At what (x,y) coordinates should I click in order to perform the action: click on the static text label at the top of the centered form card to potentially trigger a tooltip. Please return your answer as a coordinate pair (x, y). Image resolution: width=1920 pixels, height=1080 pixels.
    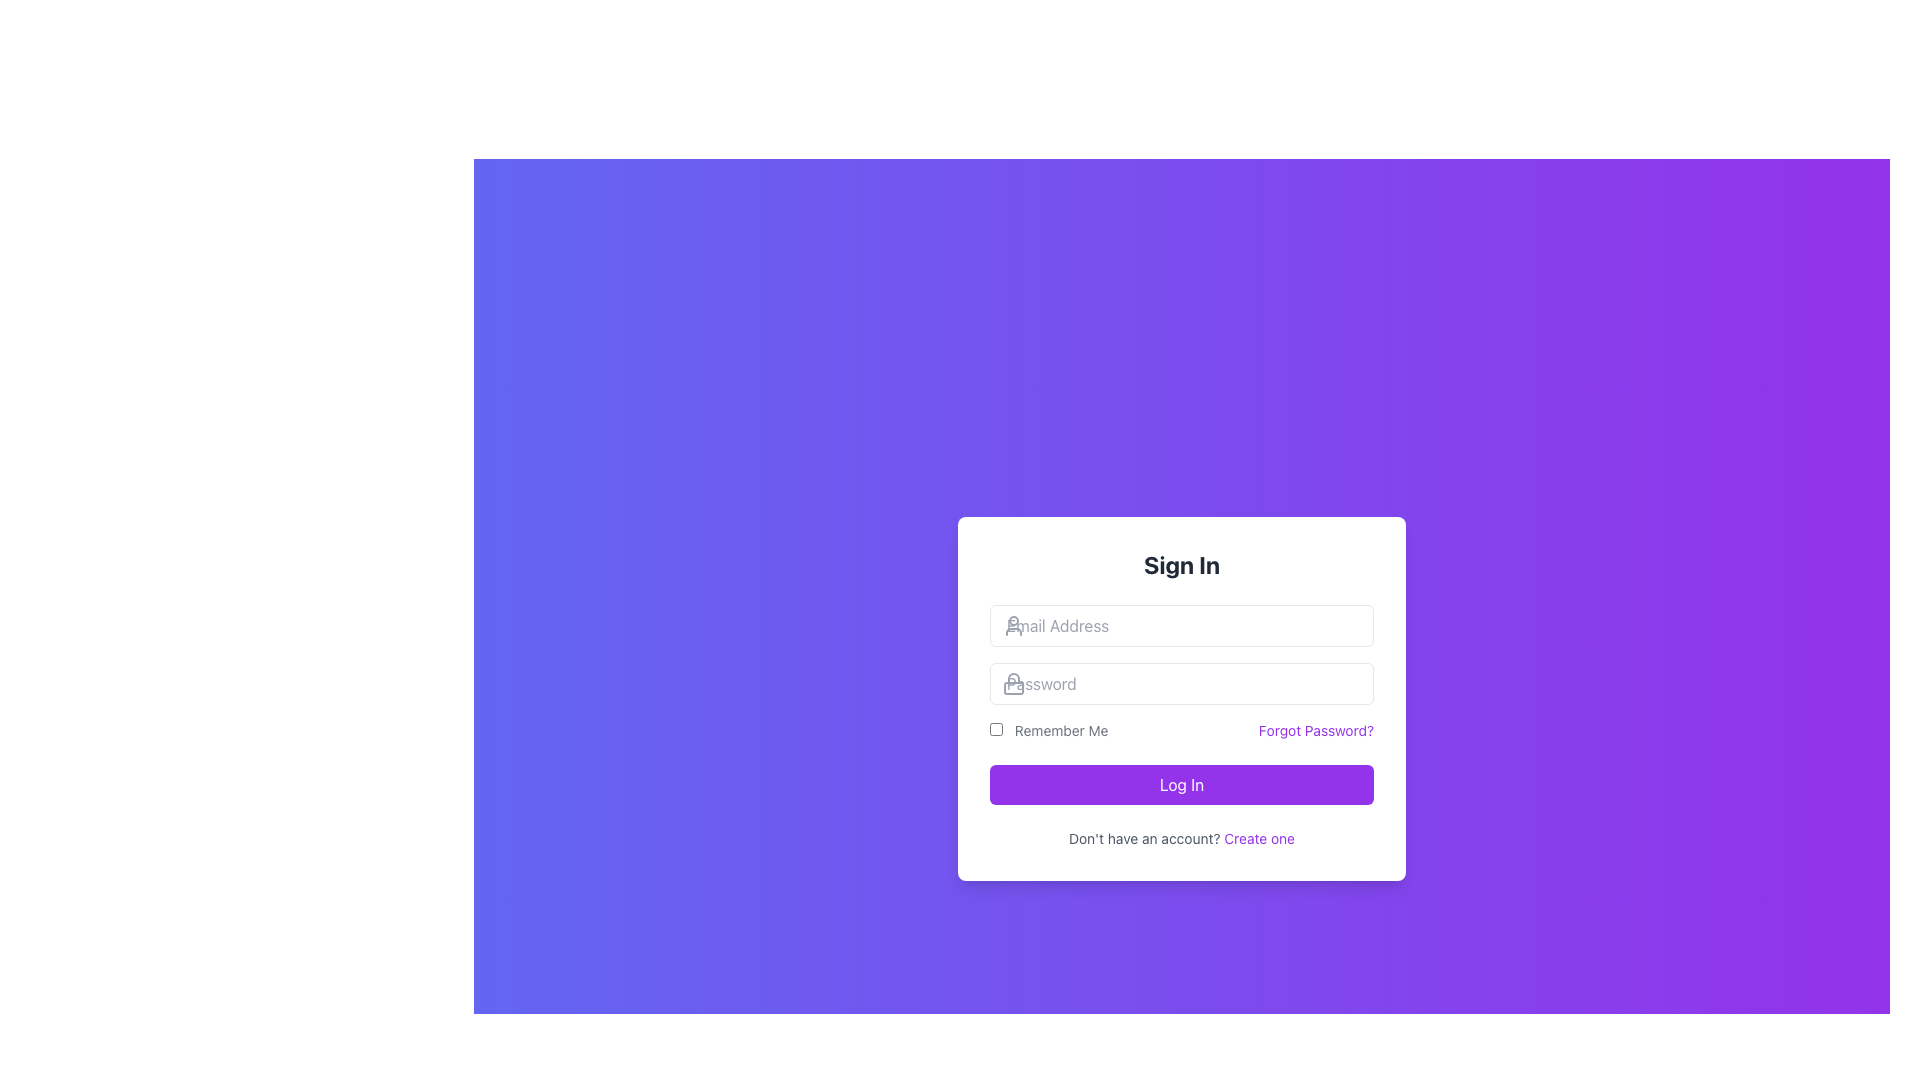
    Looking at the image, I should click on (1181, 564).